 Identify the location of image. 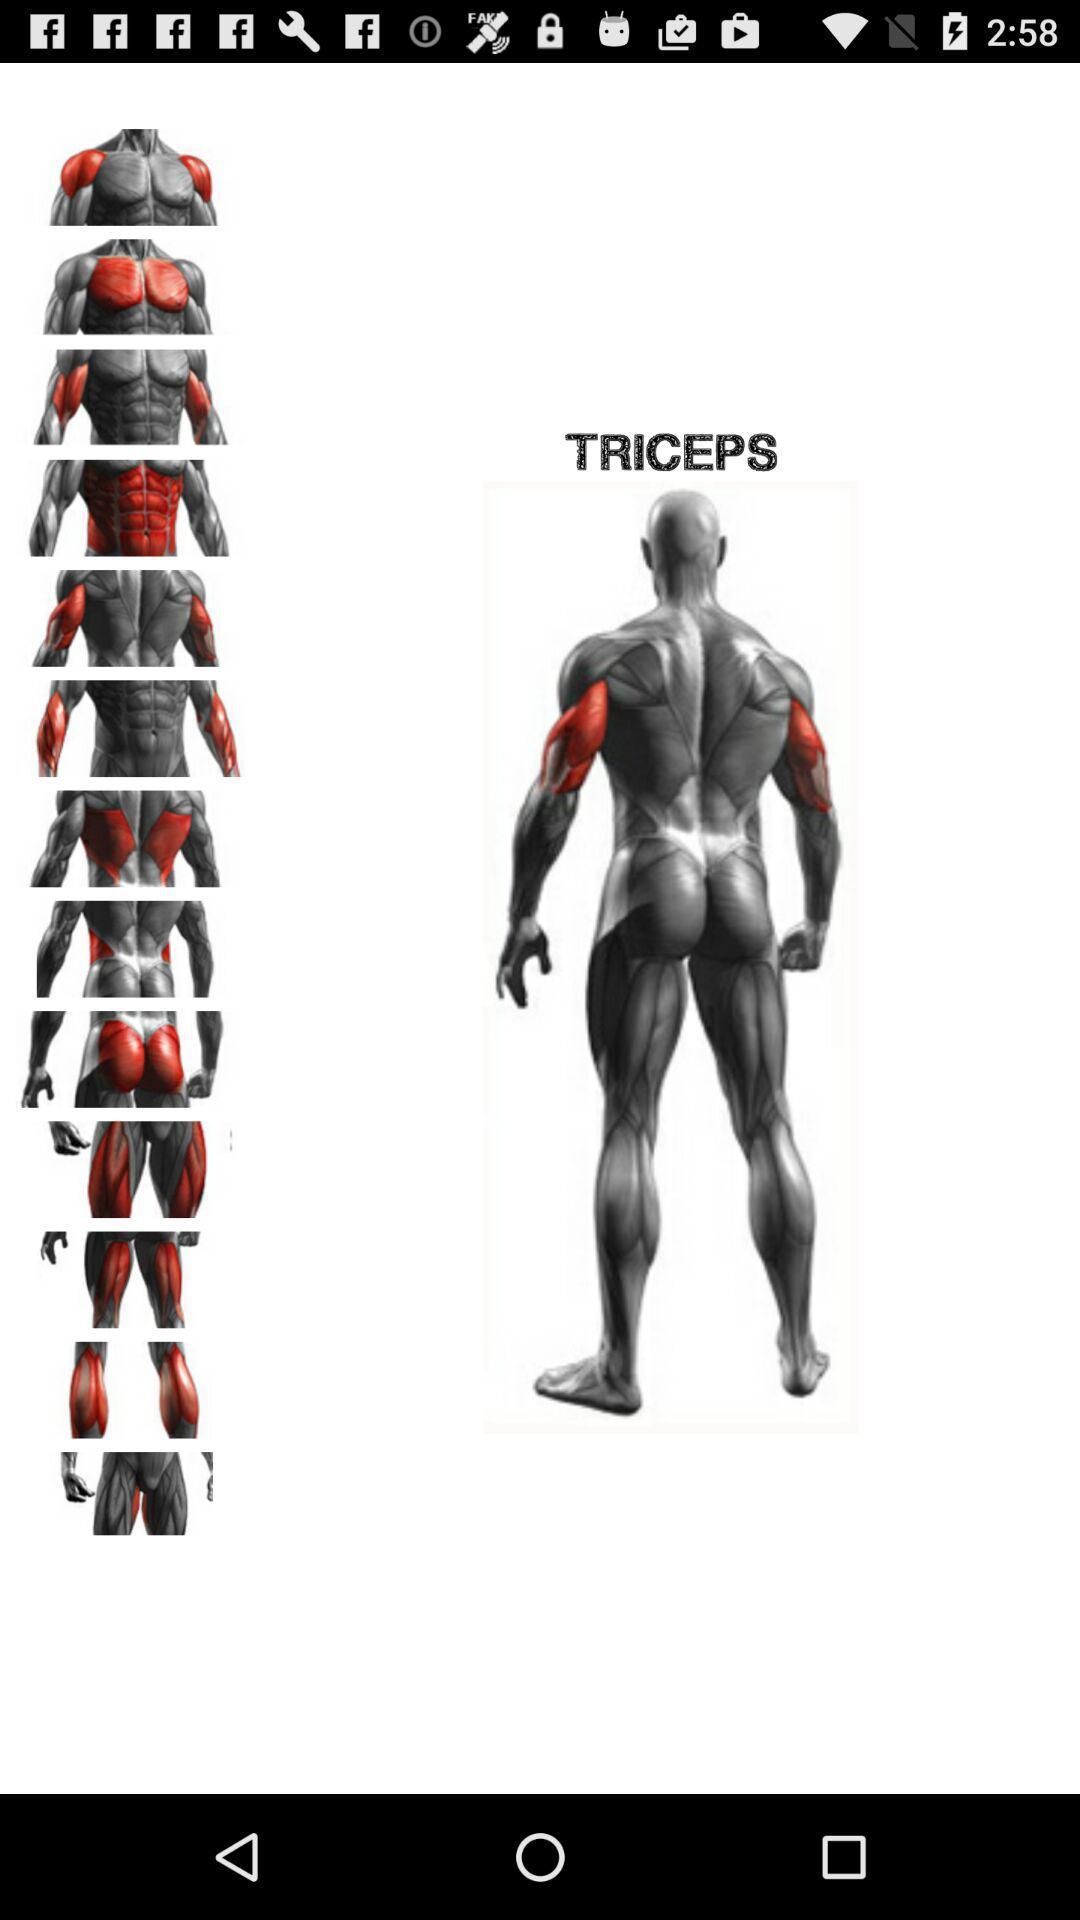
(131, 720).